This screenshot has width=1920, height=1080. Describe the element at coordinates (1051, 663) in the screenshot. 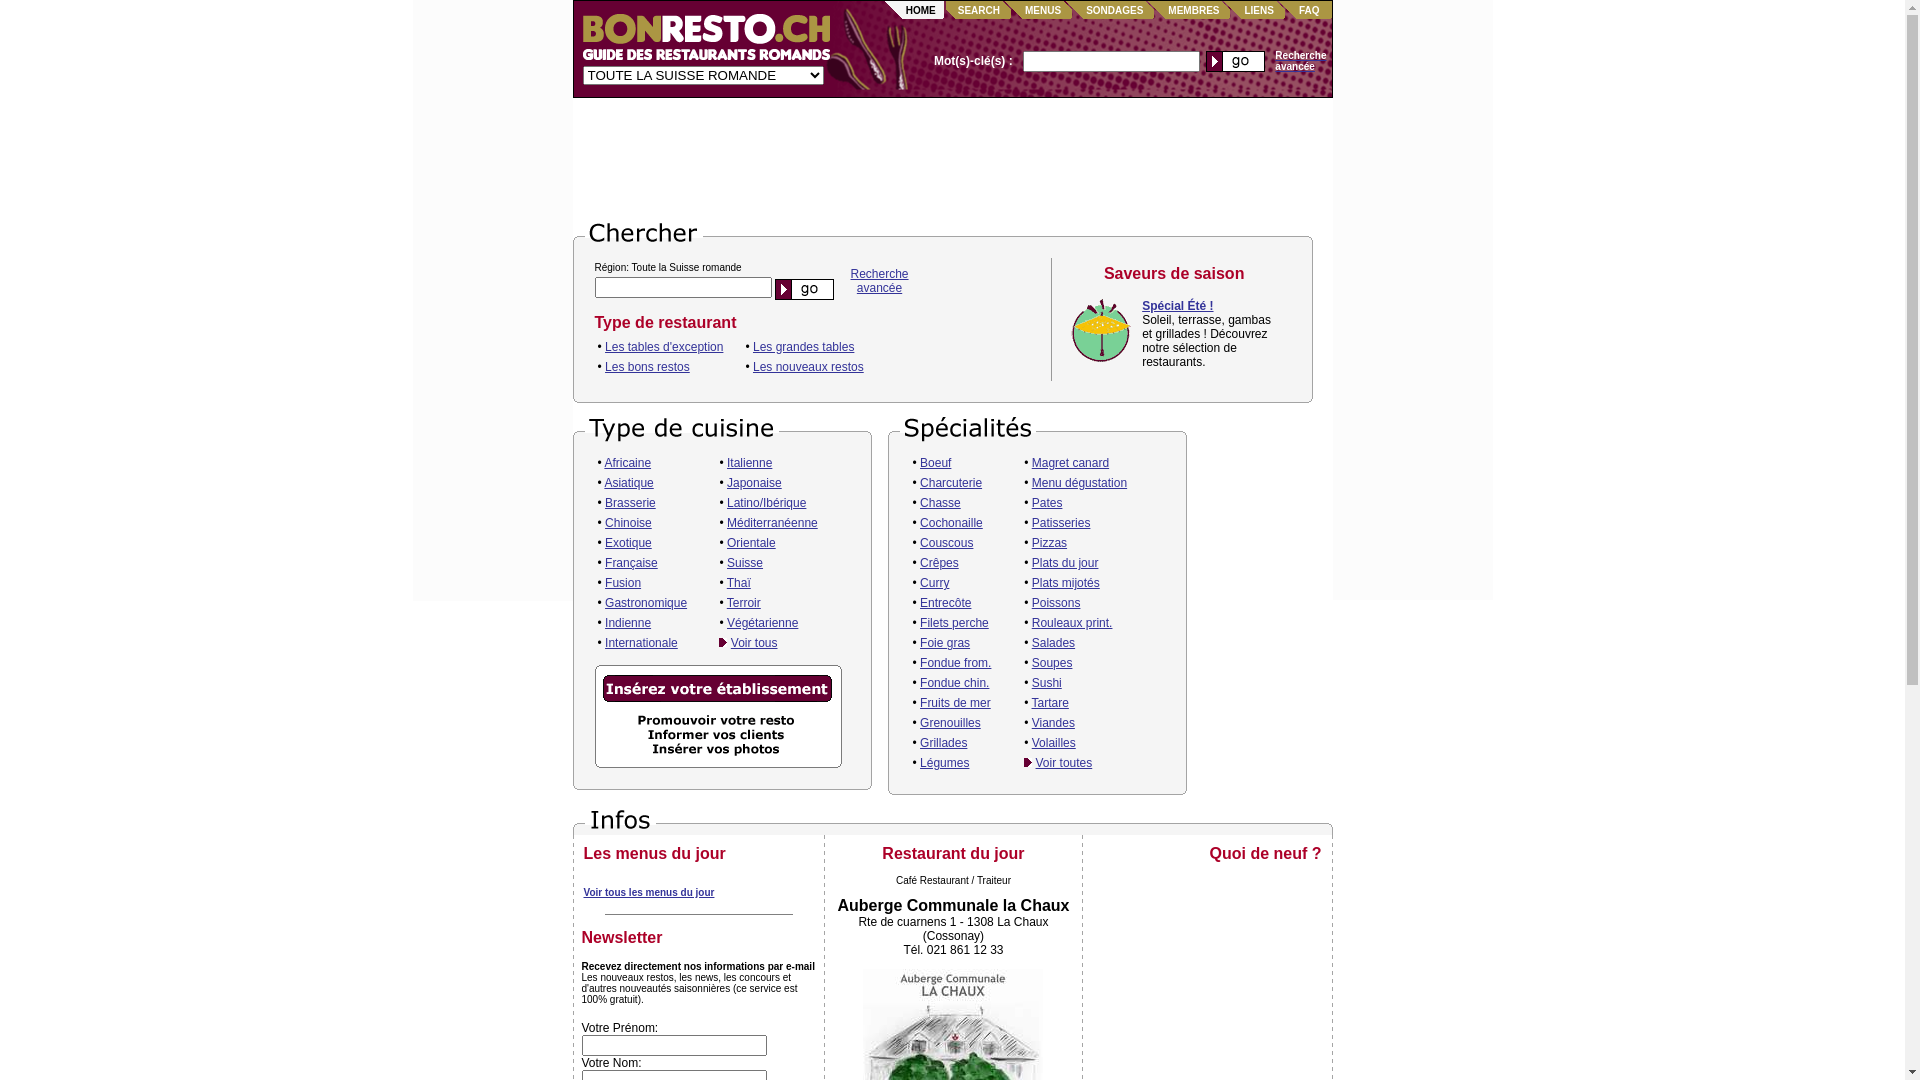

I see `'Soupes'` at that location.